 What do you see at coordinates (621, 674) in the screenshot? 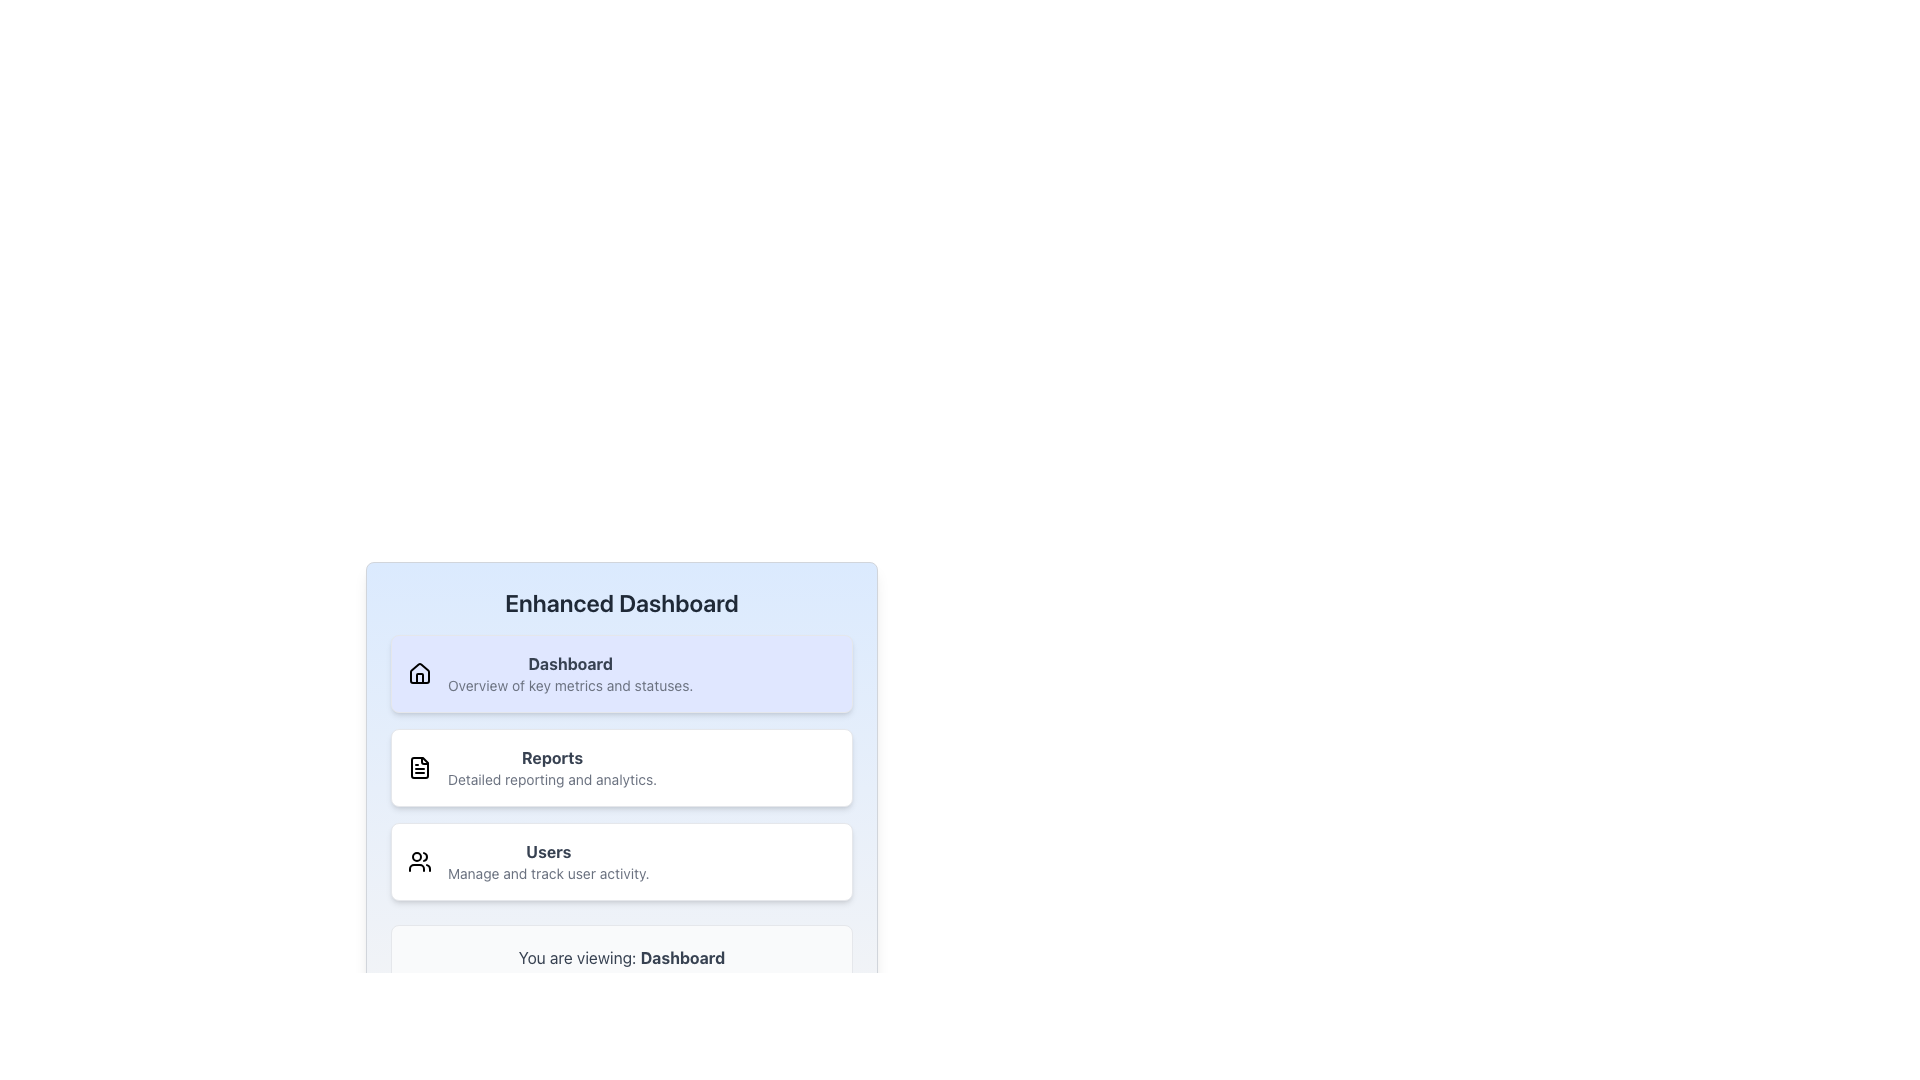
I see `the 'Dashboard' button with a house icon` at bounding box center [621, 674].